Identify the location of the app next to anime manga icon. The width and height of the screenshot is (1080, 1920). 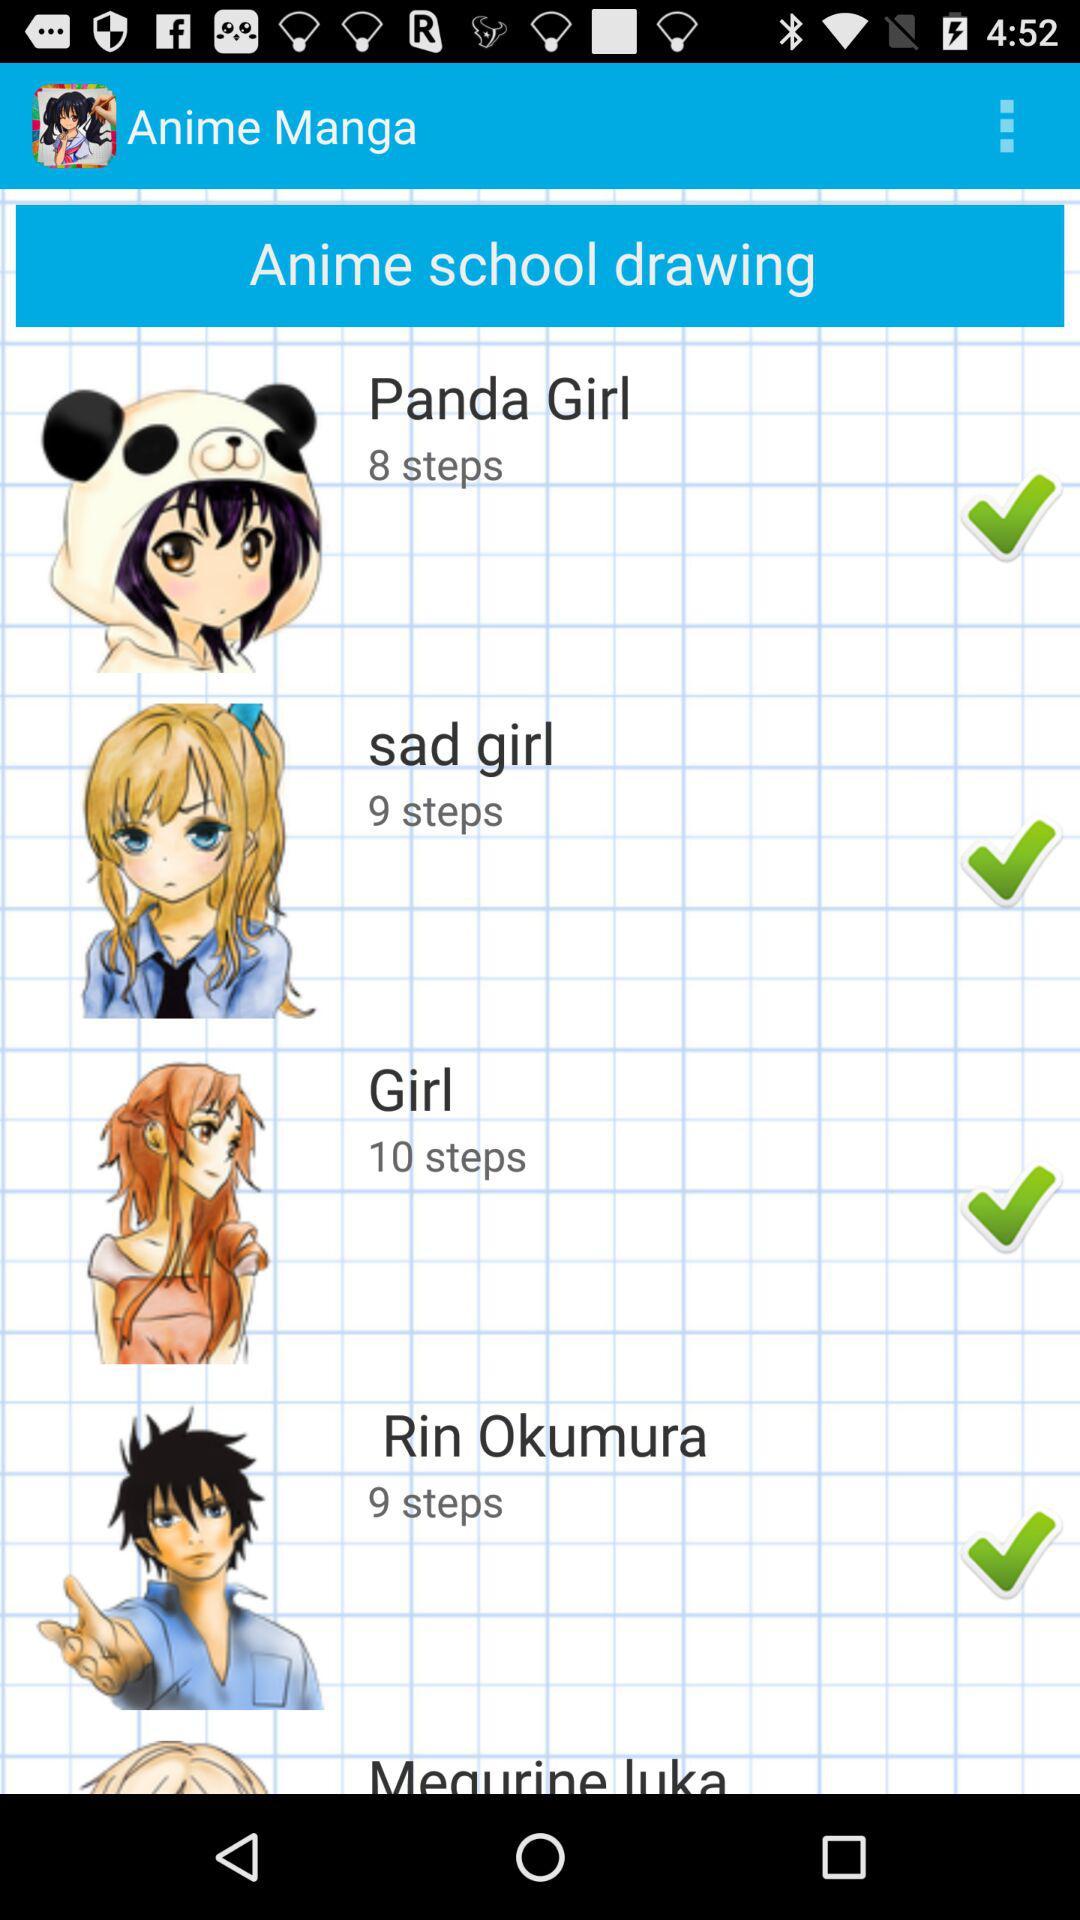
(1006, 124).